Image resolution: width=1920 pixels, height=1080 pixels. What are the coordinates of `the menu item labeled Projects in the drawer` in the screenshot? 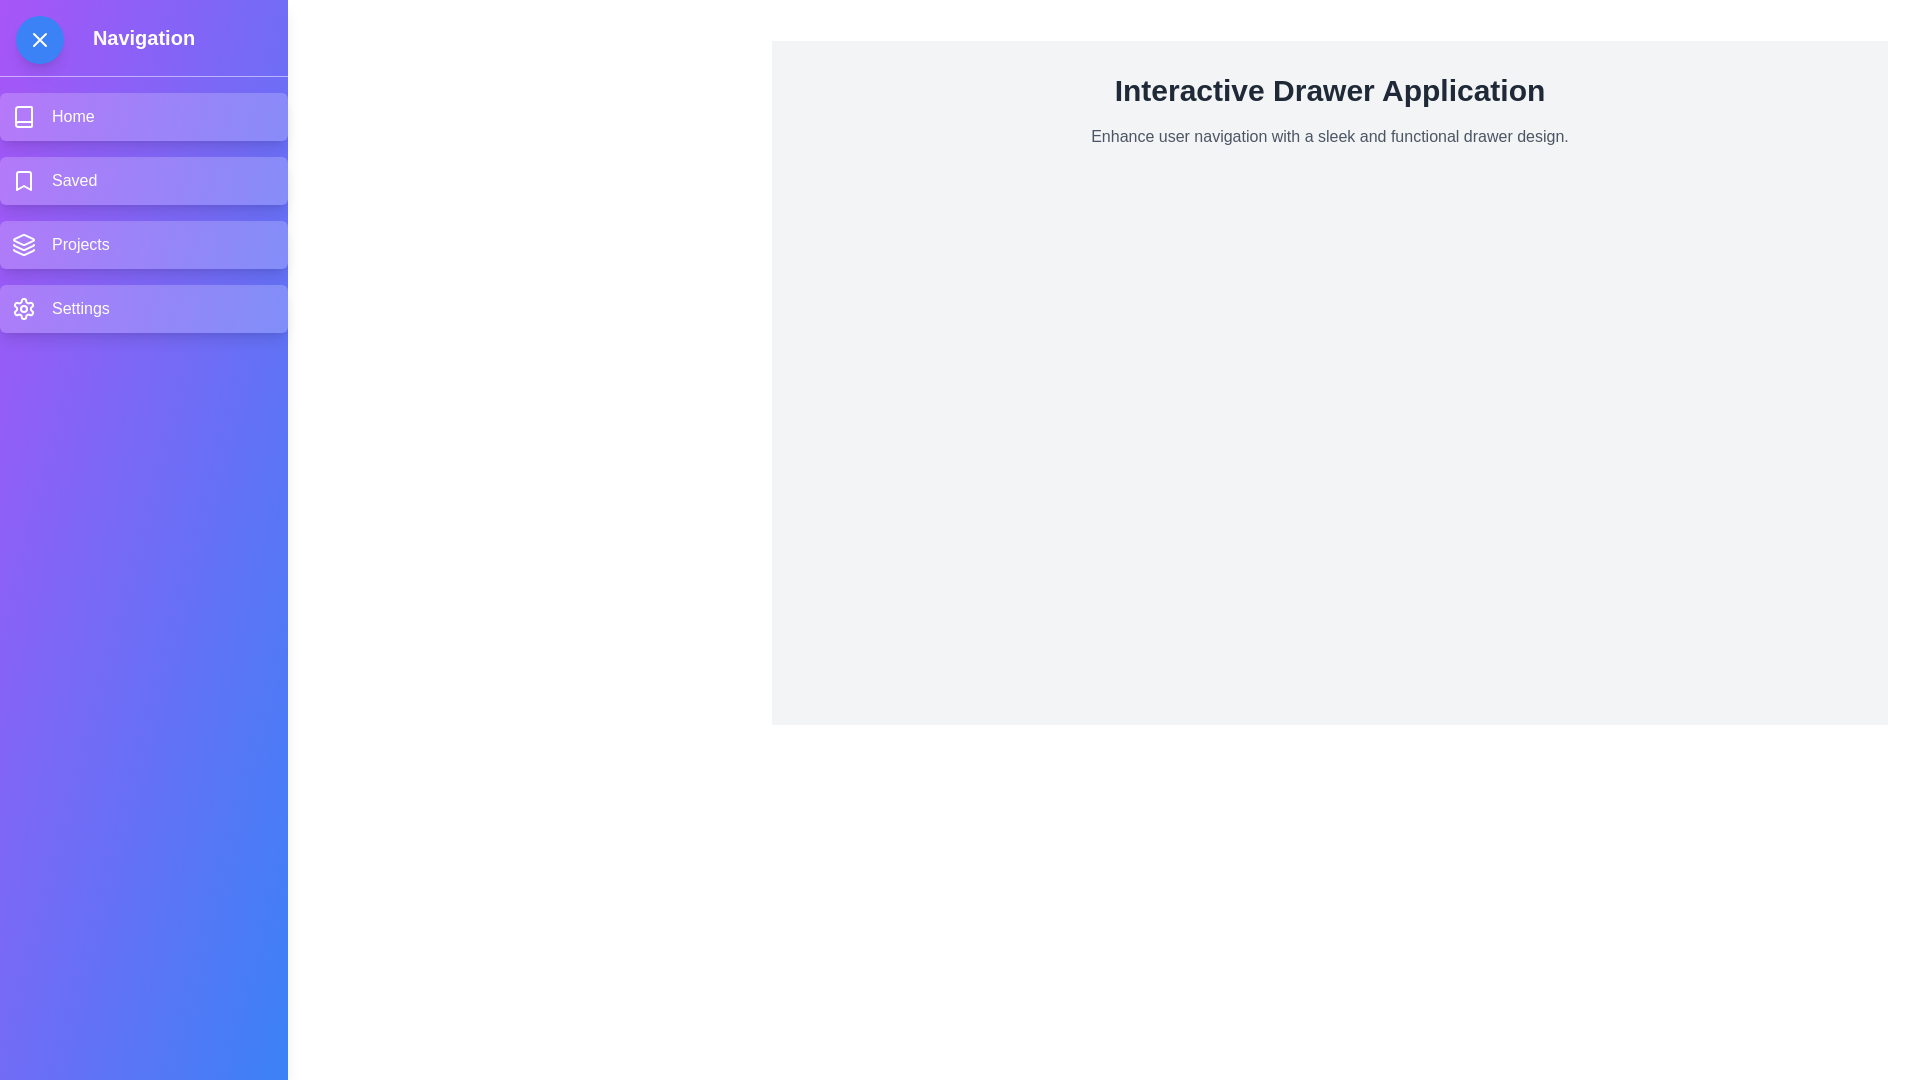 It's located at (143, 244).